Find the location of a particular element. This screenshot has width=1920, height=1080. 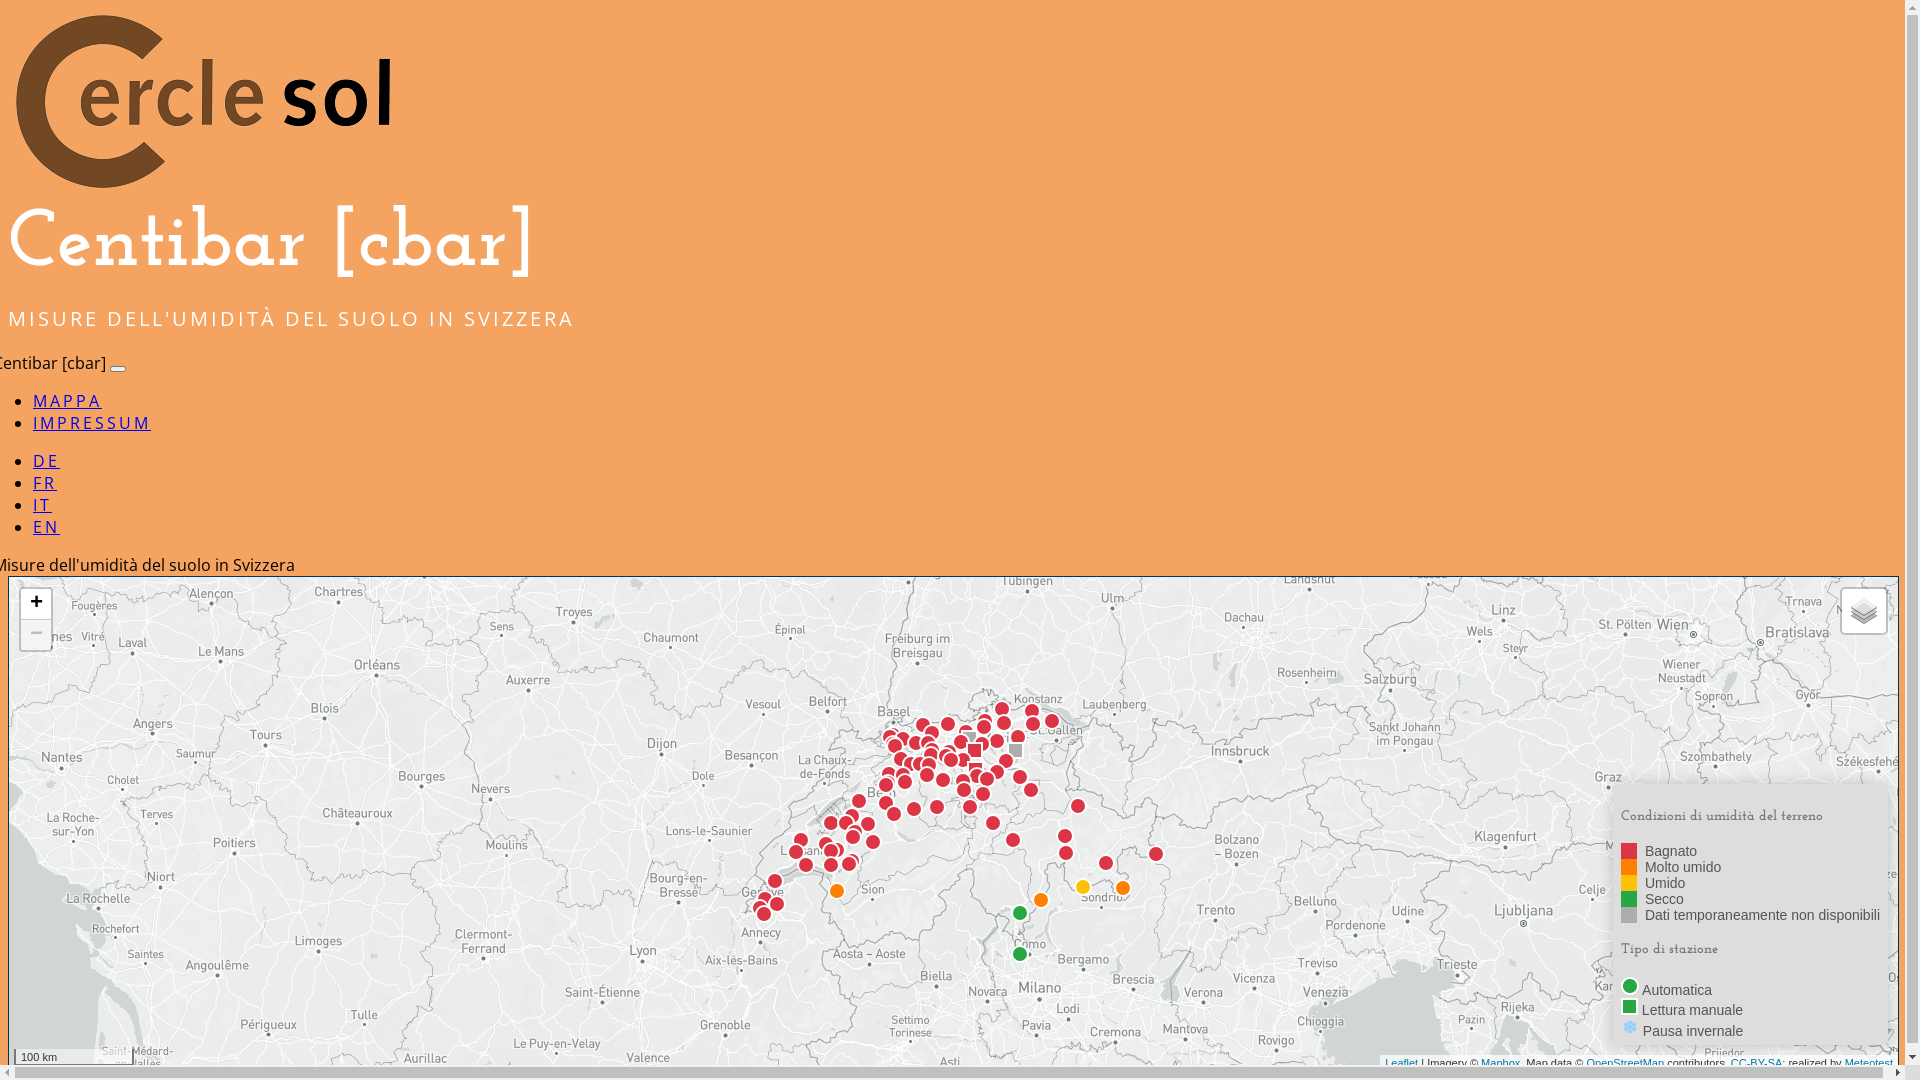

'Layers' is located at coordinates (1862, 609).